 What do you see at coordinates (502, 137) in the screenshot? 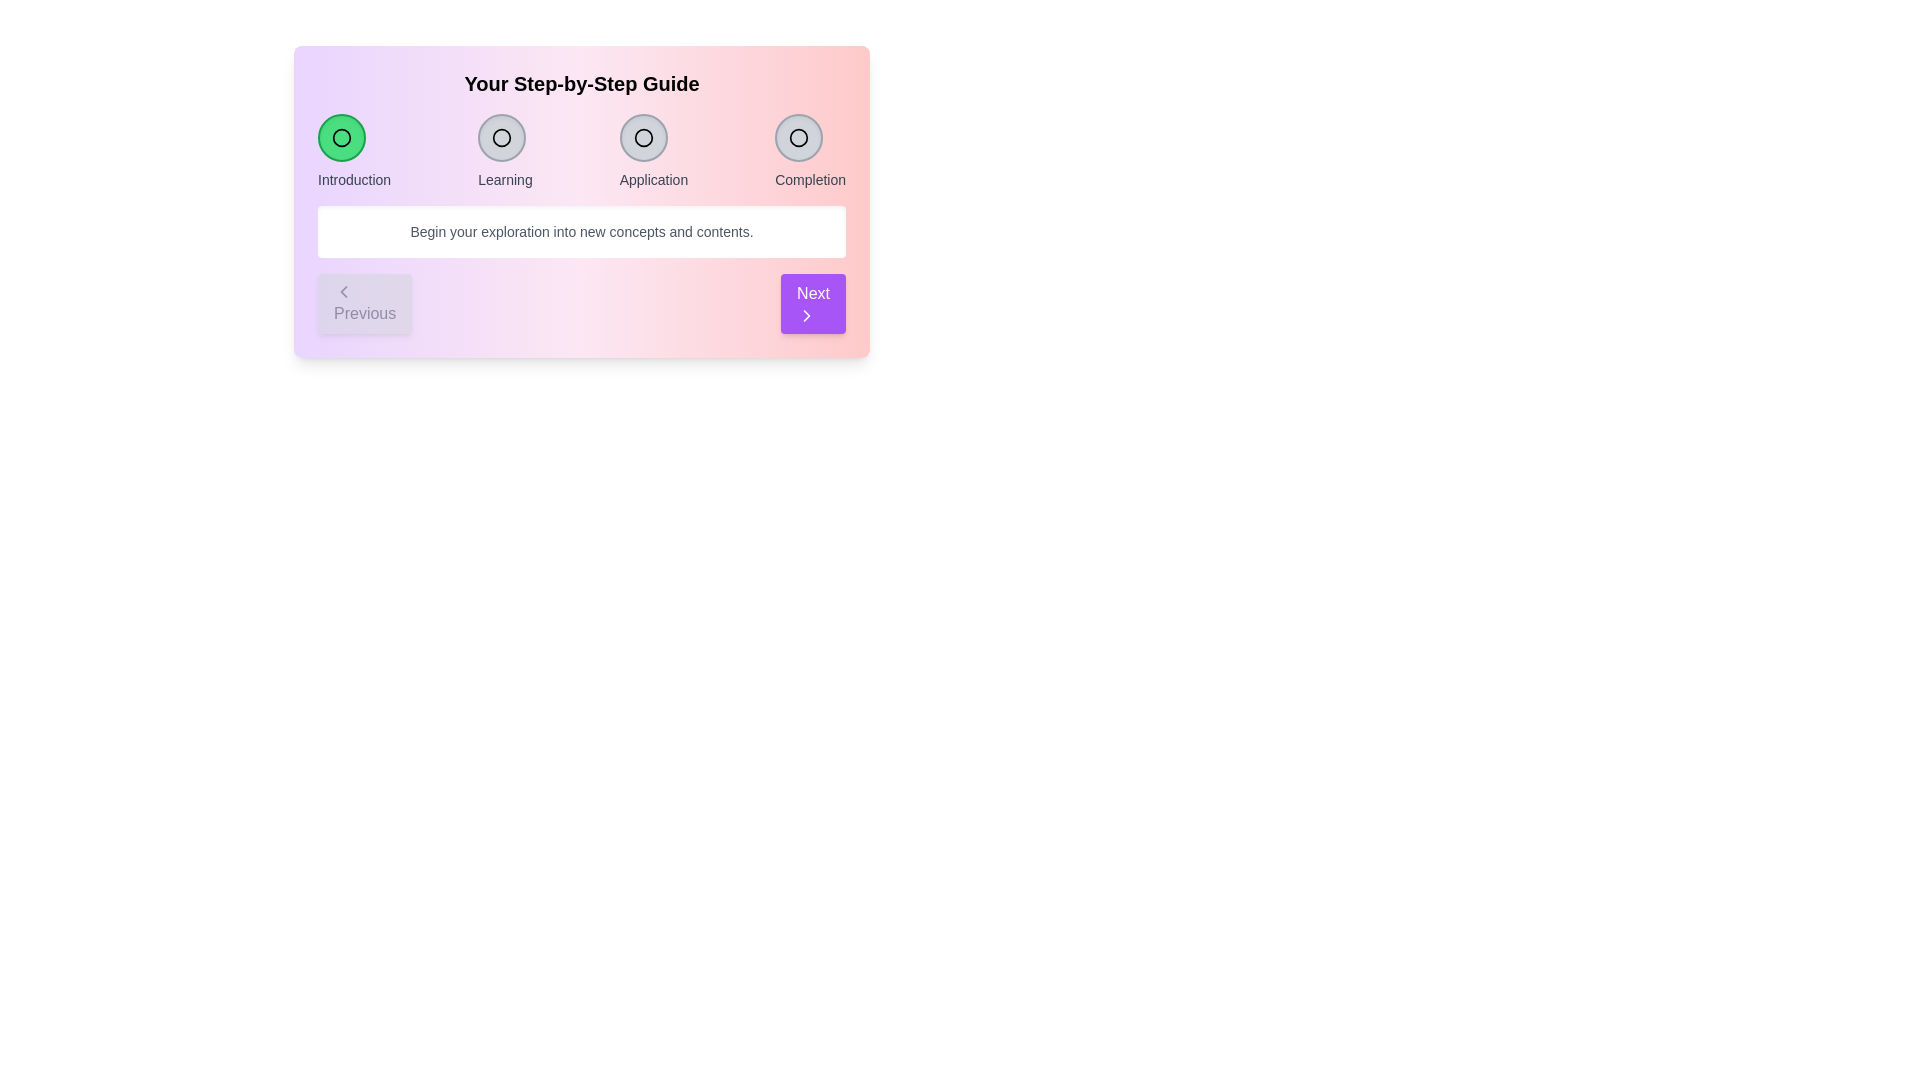
I see `the circular button labeled 'Learning' in the Step indicator sequence under 'Your Step-by-Step Guide'` at bounding box center [502, 137].